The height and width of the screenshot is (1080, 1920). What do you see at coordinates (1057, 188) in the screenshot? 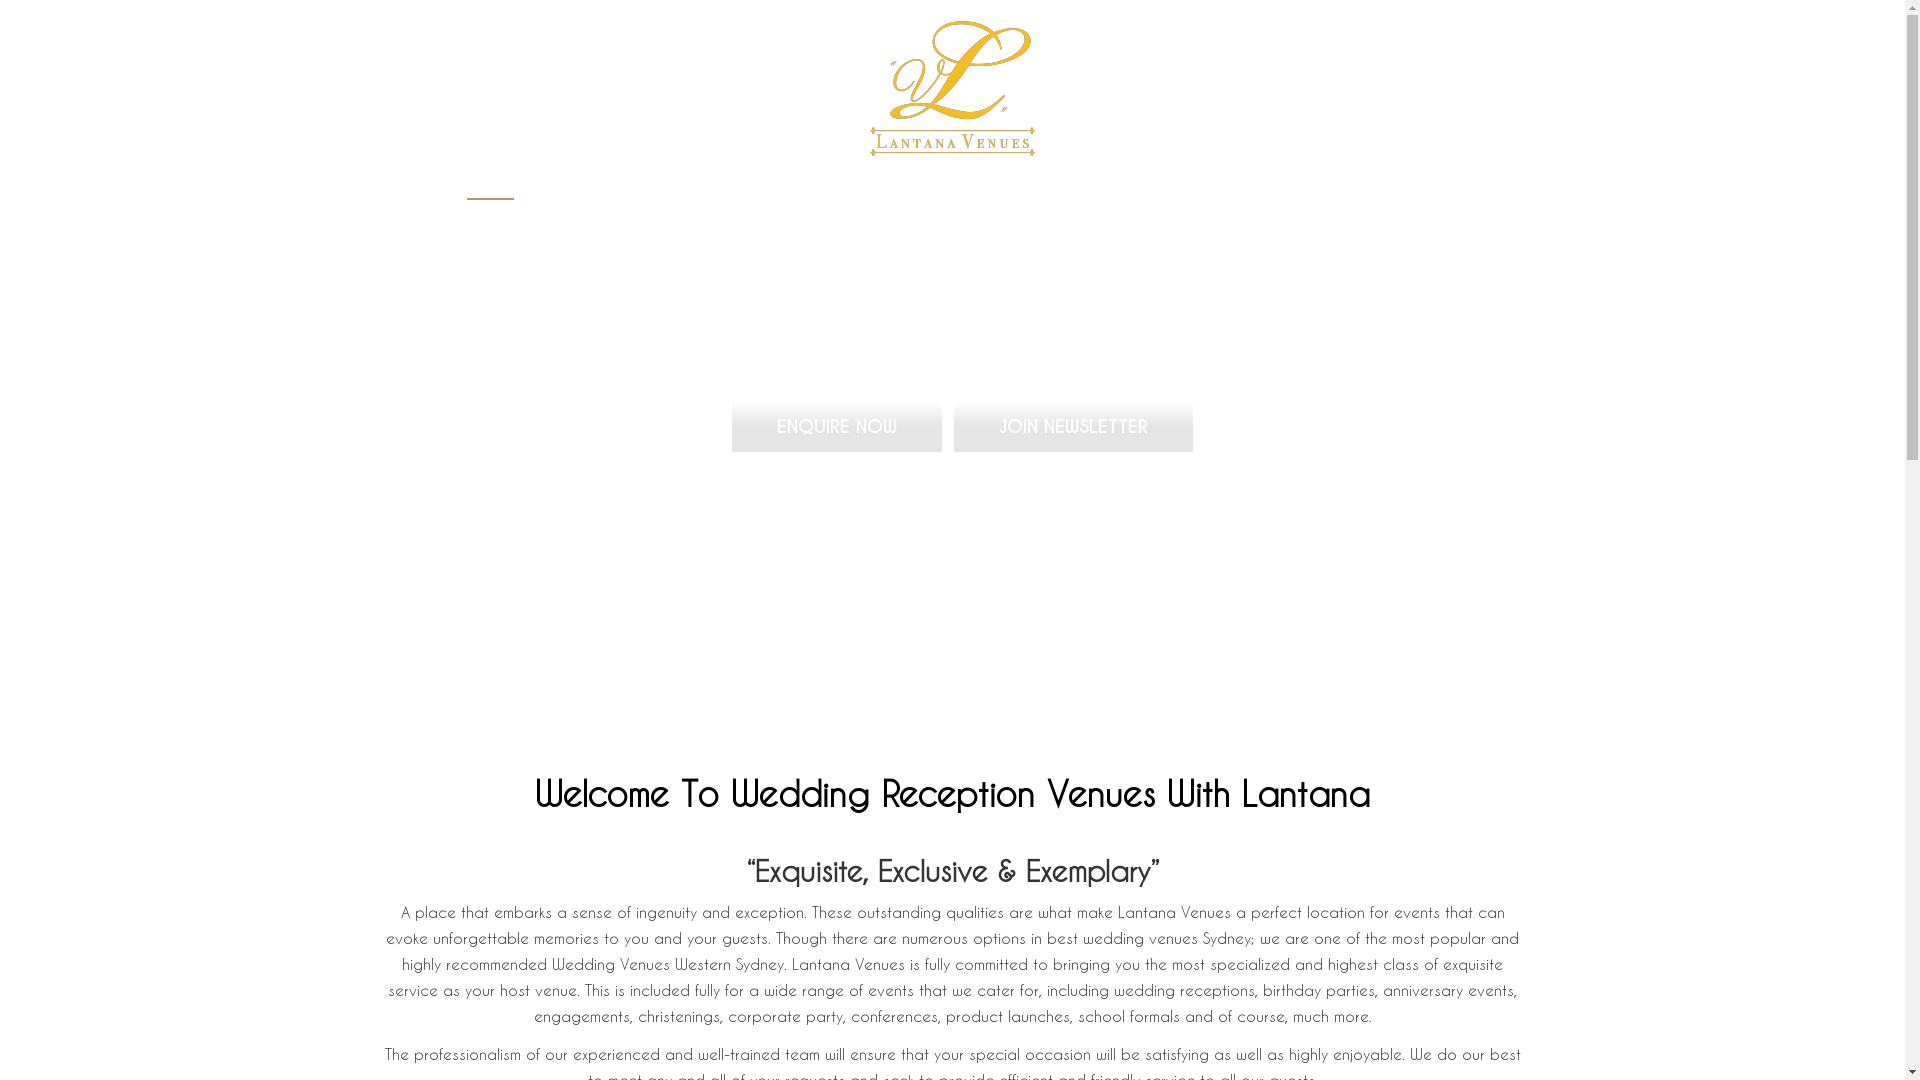
I see `'OUR GALLERY'` at bounding box center [1057, 188].